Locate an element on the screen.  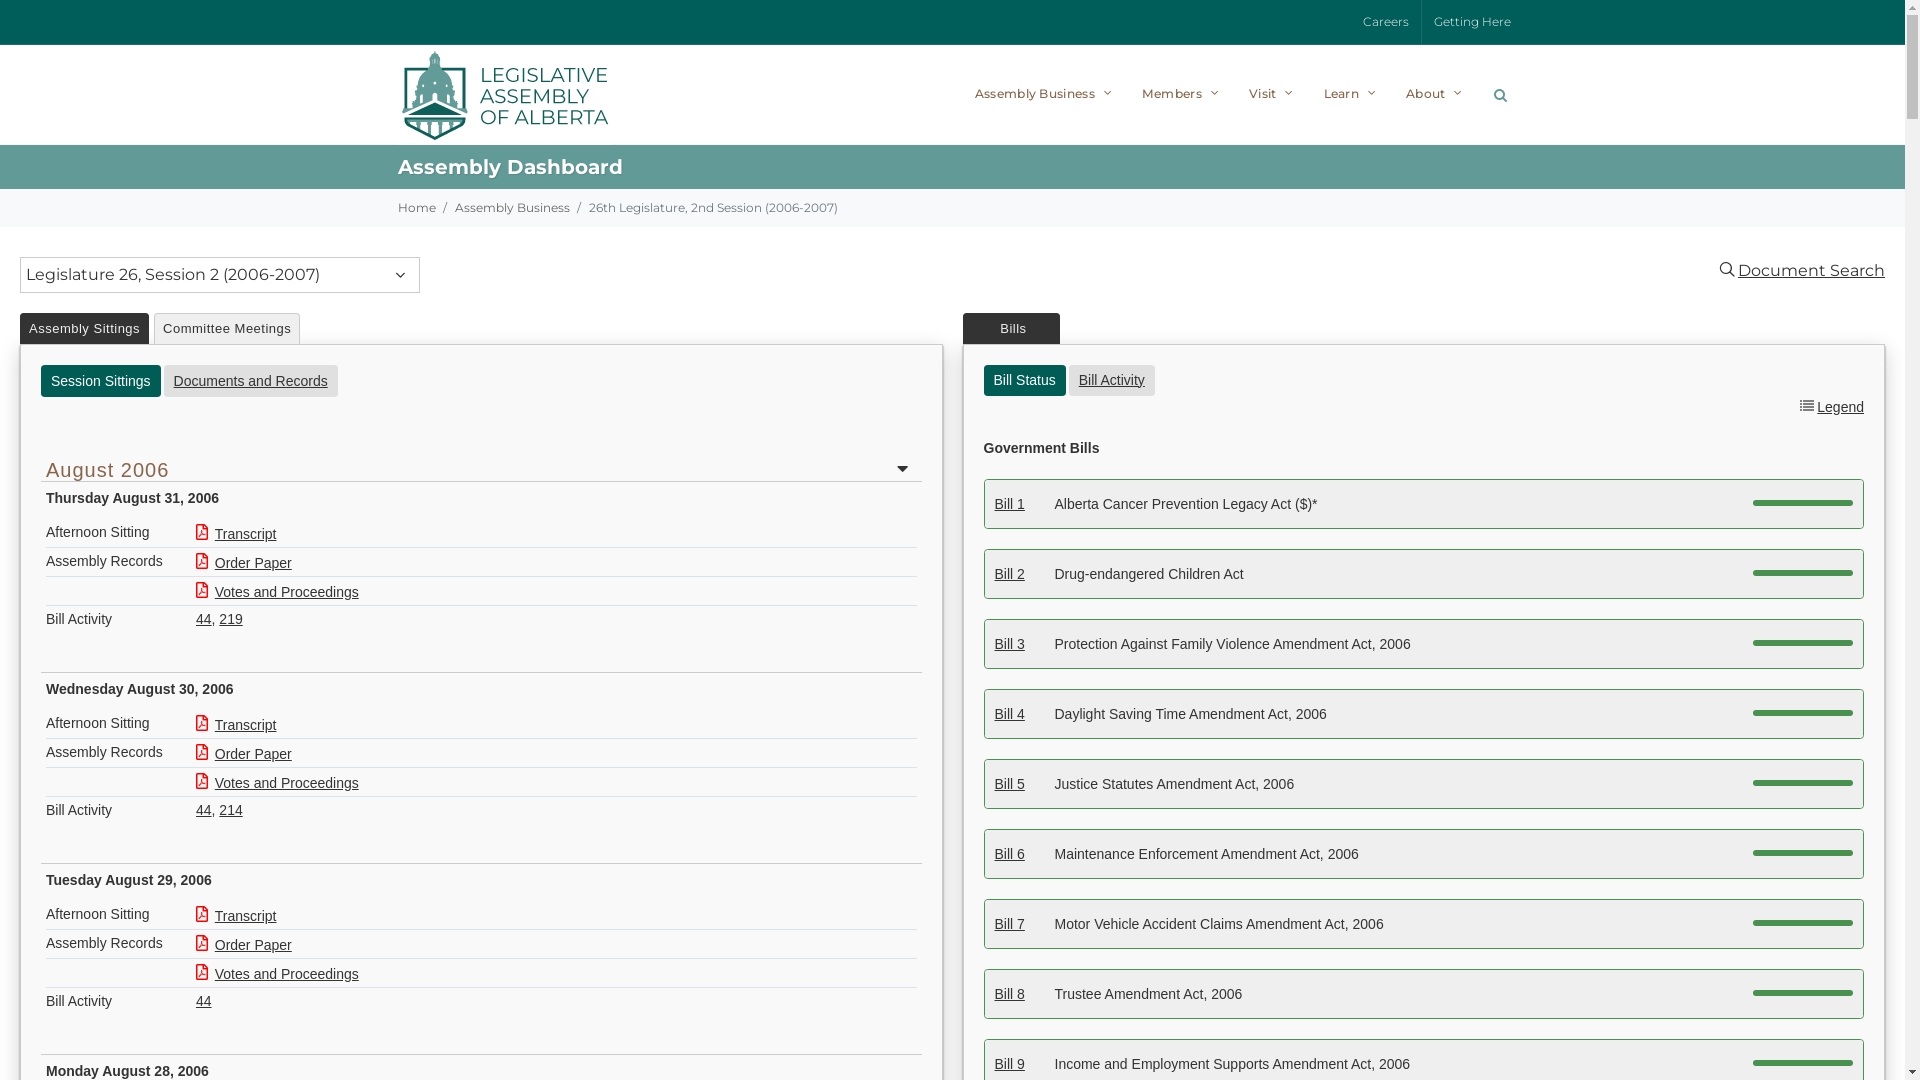
'Committee Meetings' is located at coordinates (226, 327).